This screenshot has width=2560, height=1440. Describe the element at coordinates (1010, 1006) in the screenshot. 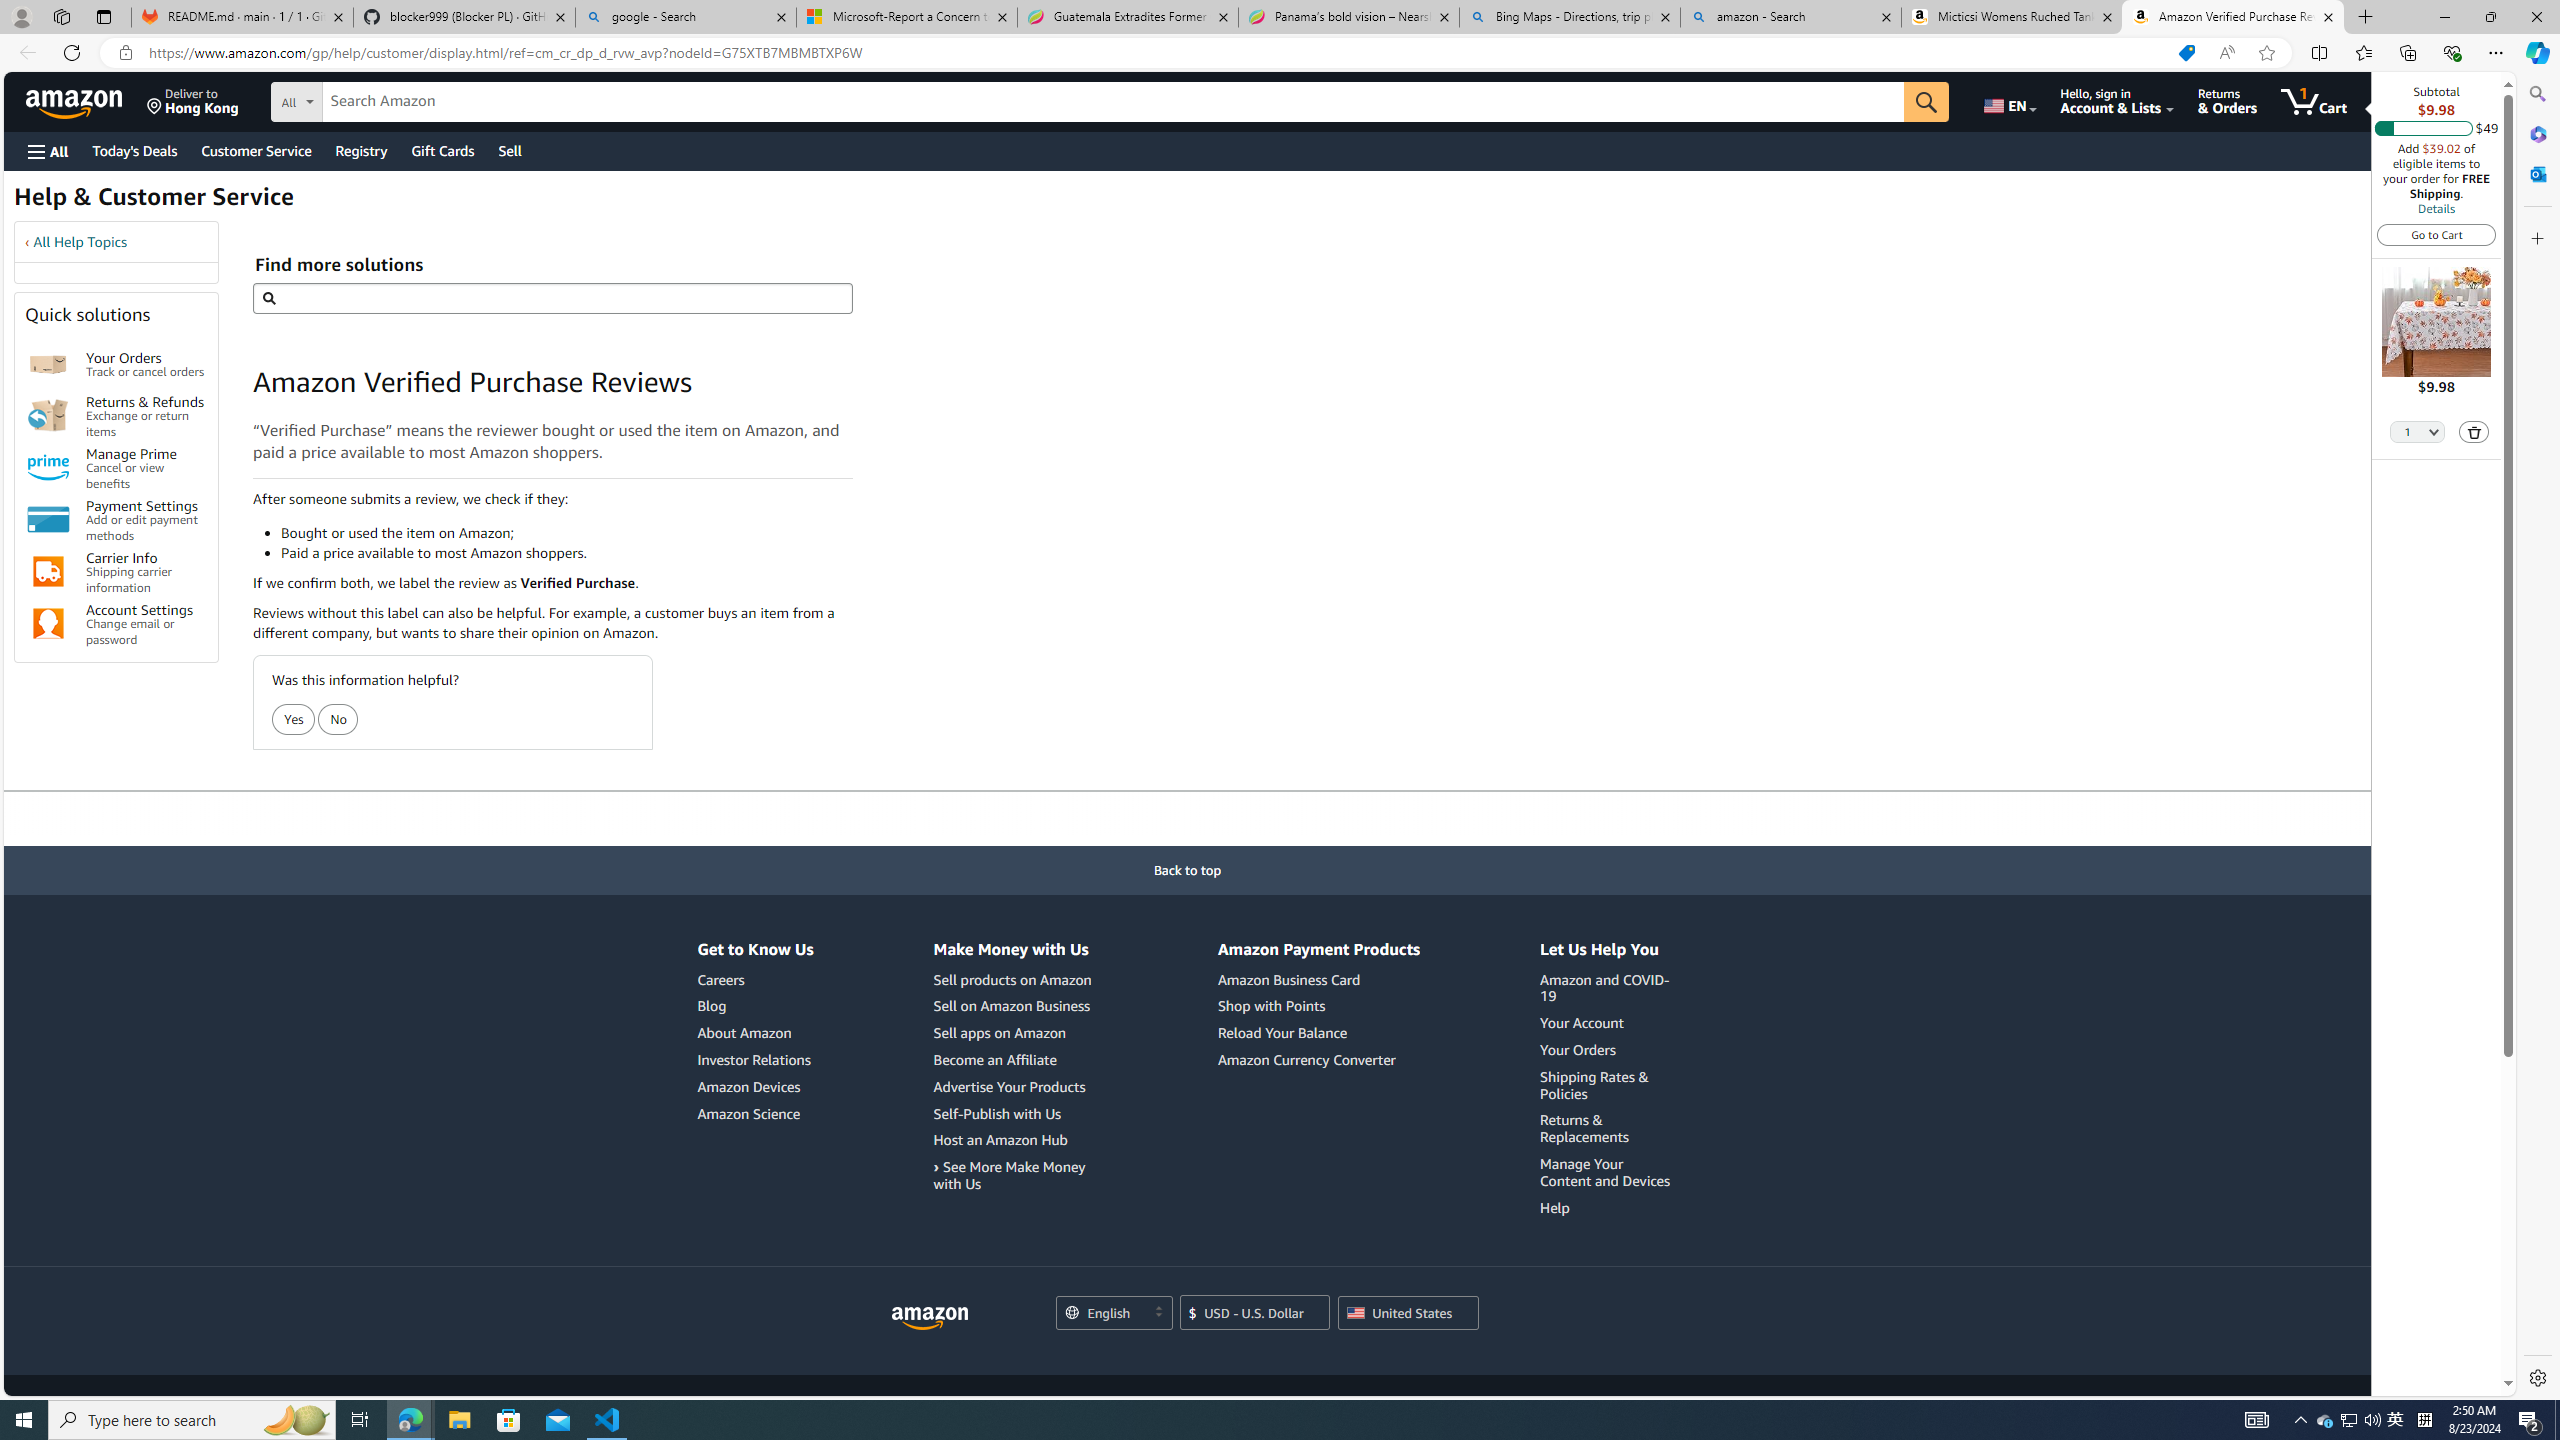

I see `'Sell on Amazon Business'` at that location.